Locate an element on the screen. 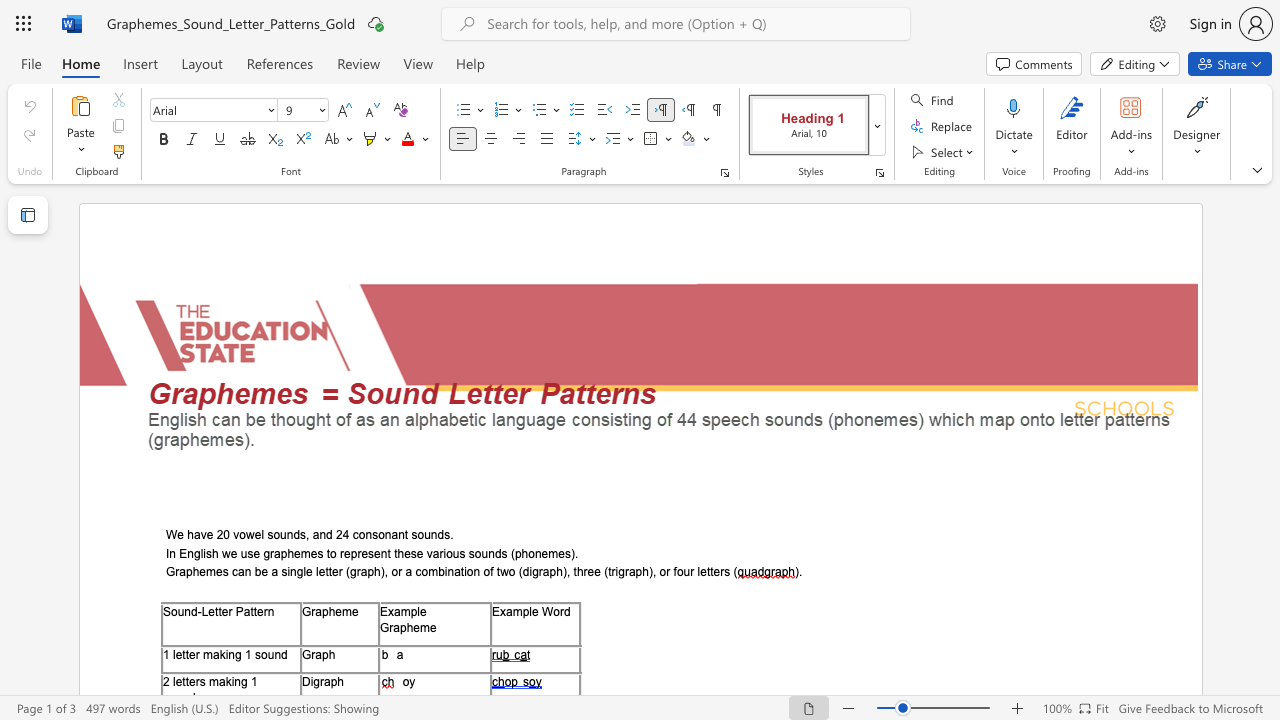 The height and width of the screenshot is (720, 1280). the subset text "ap" within the text "Graph" is located at coordinates (314, 654).